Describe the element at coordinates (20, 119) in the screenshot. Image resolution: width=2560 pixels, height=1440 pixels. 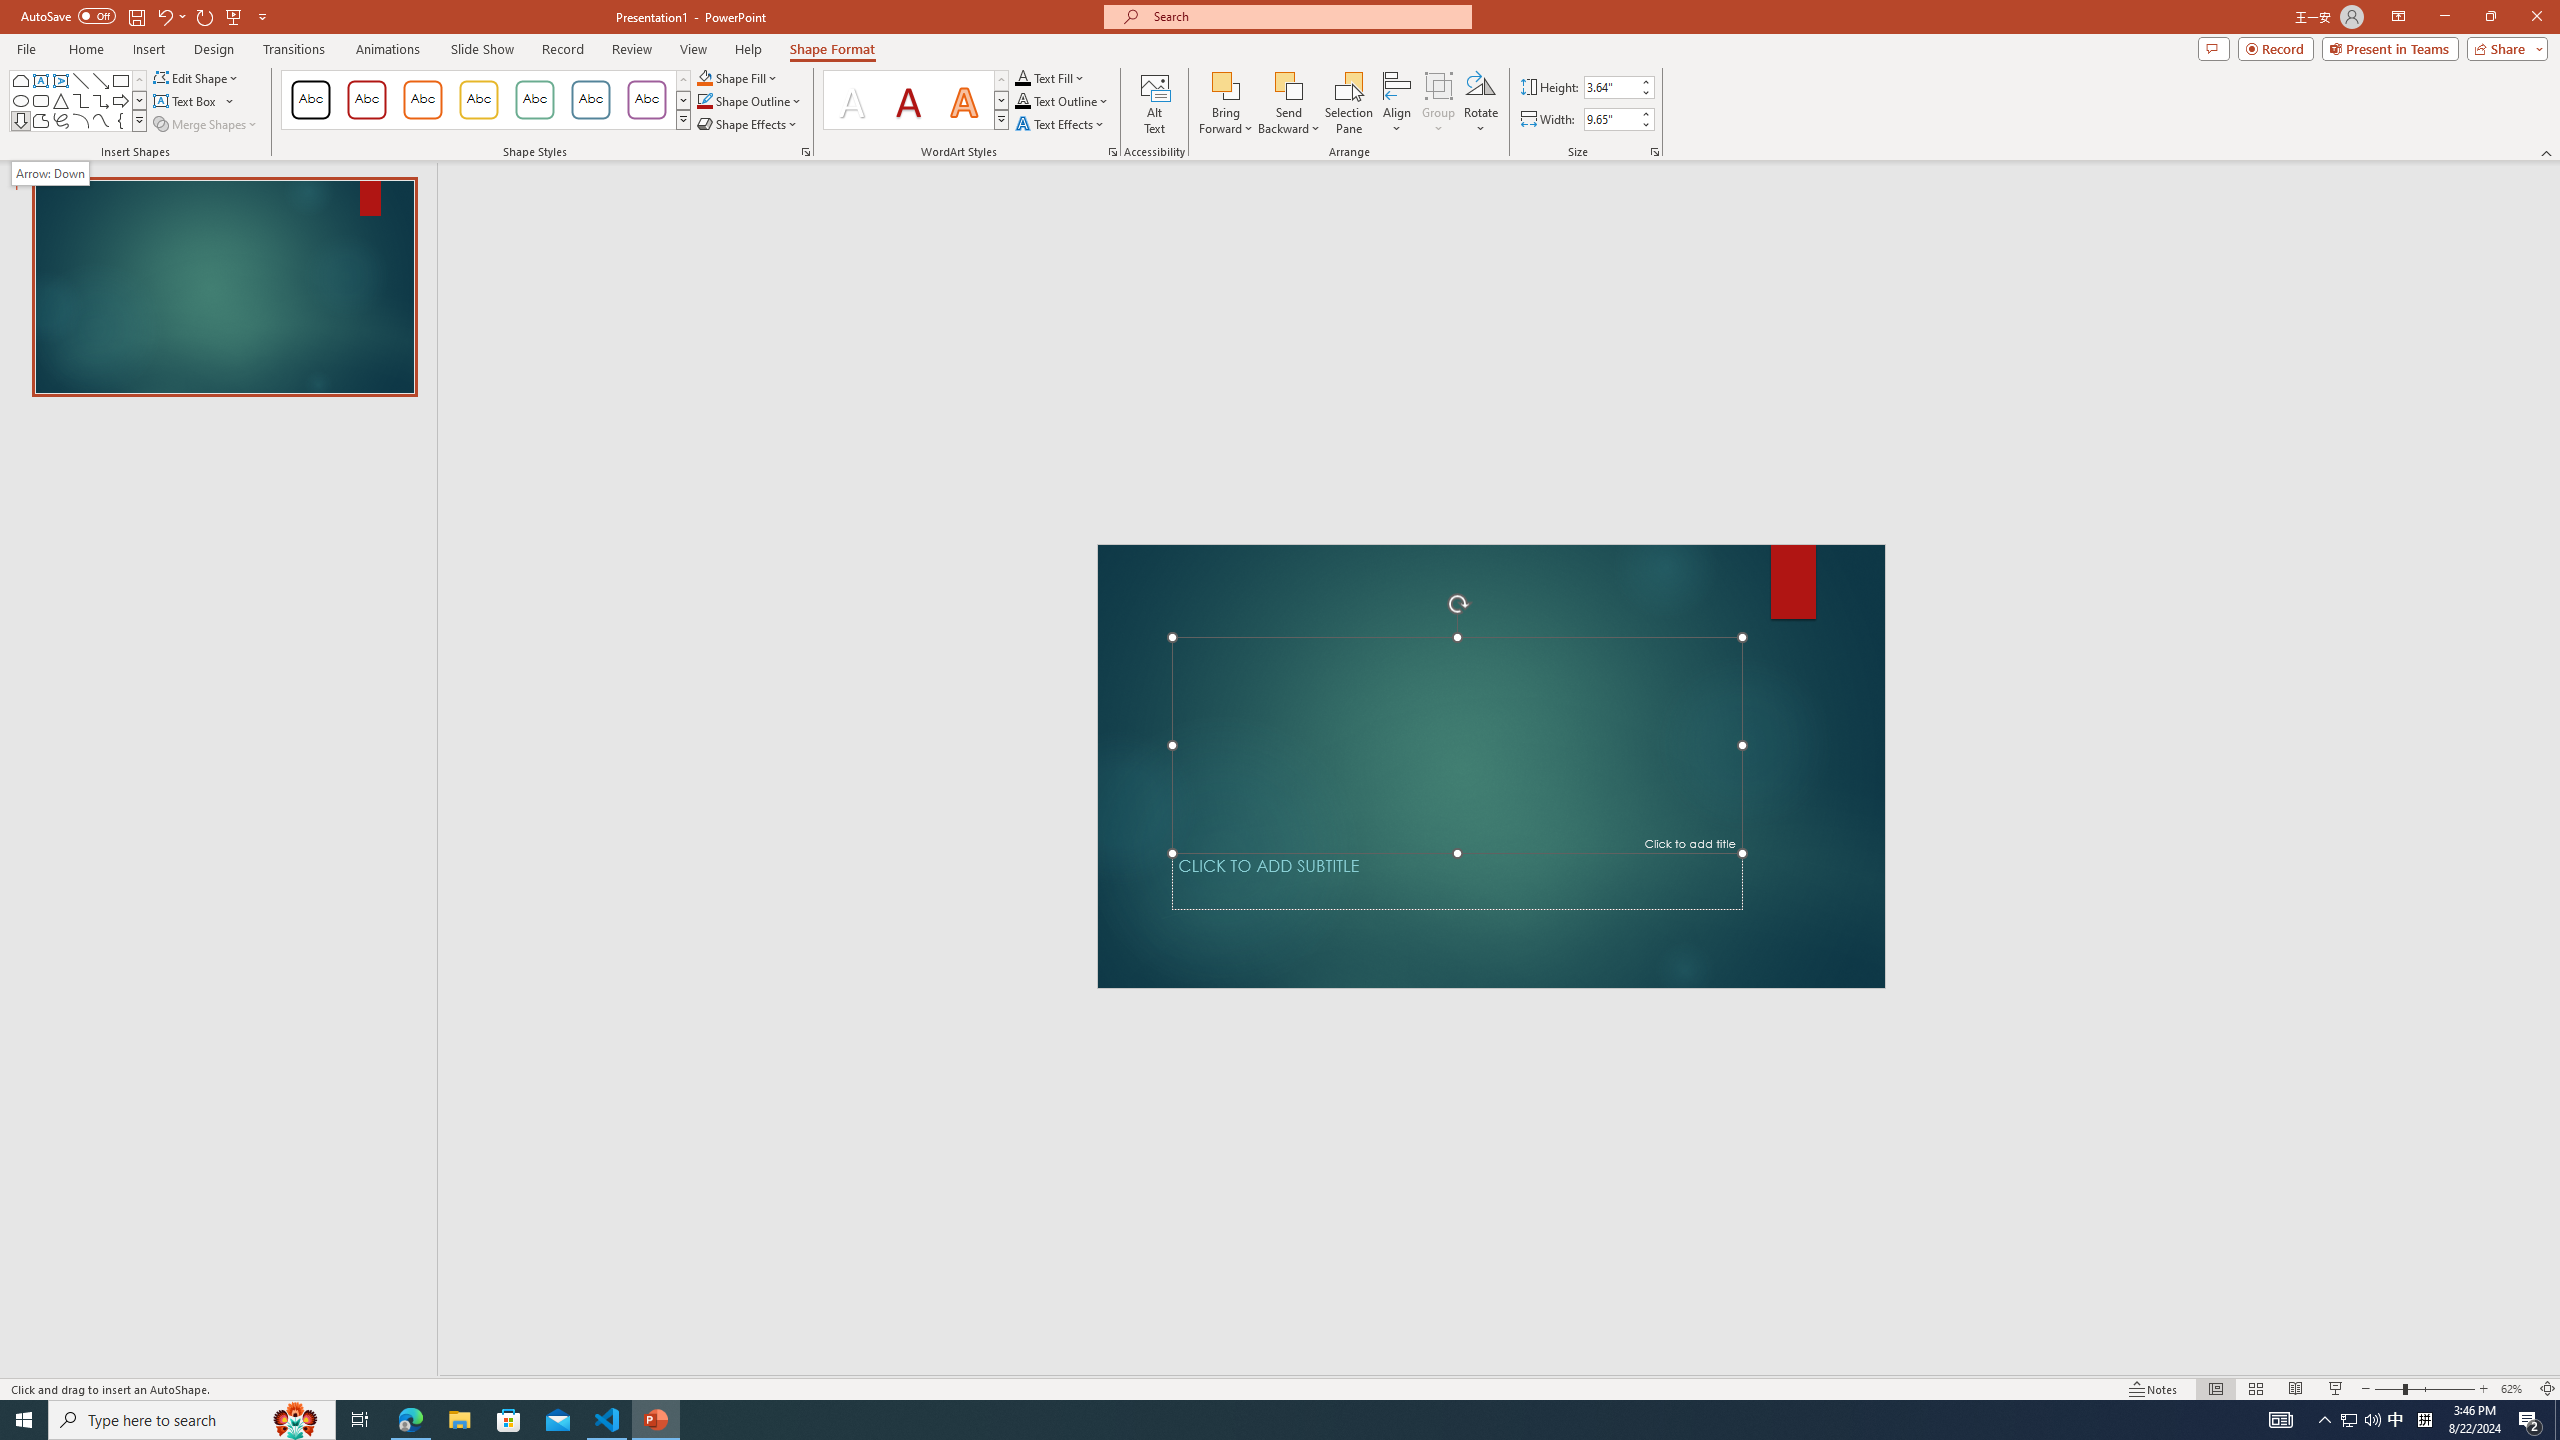
I see `'Arrow: Down'` at that location.